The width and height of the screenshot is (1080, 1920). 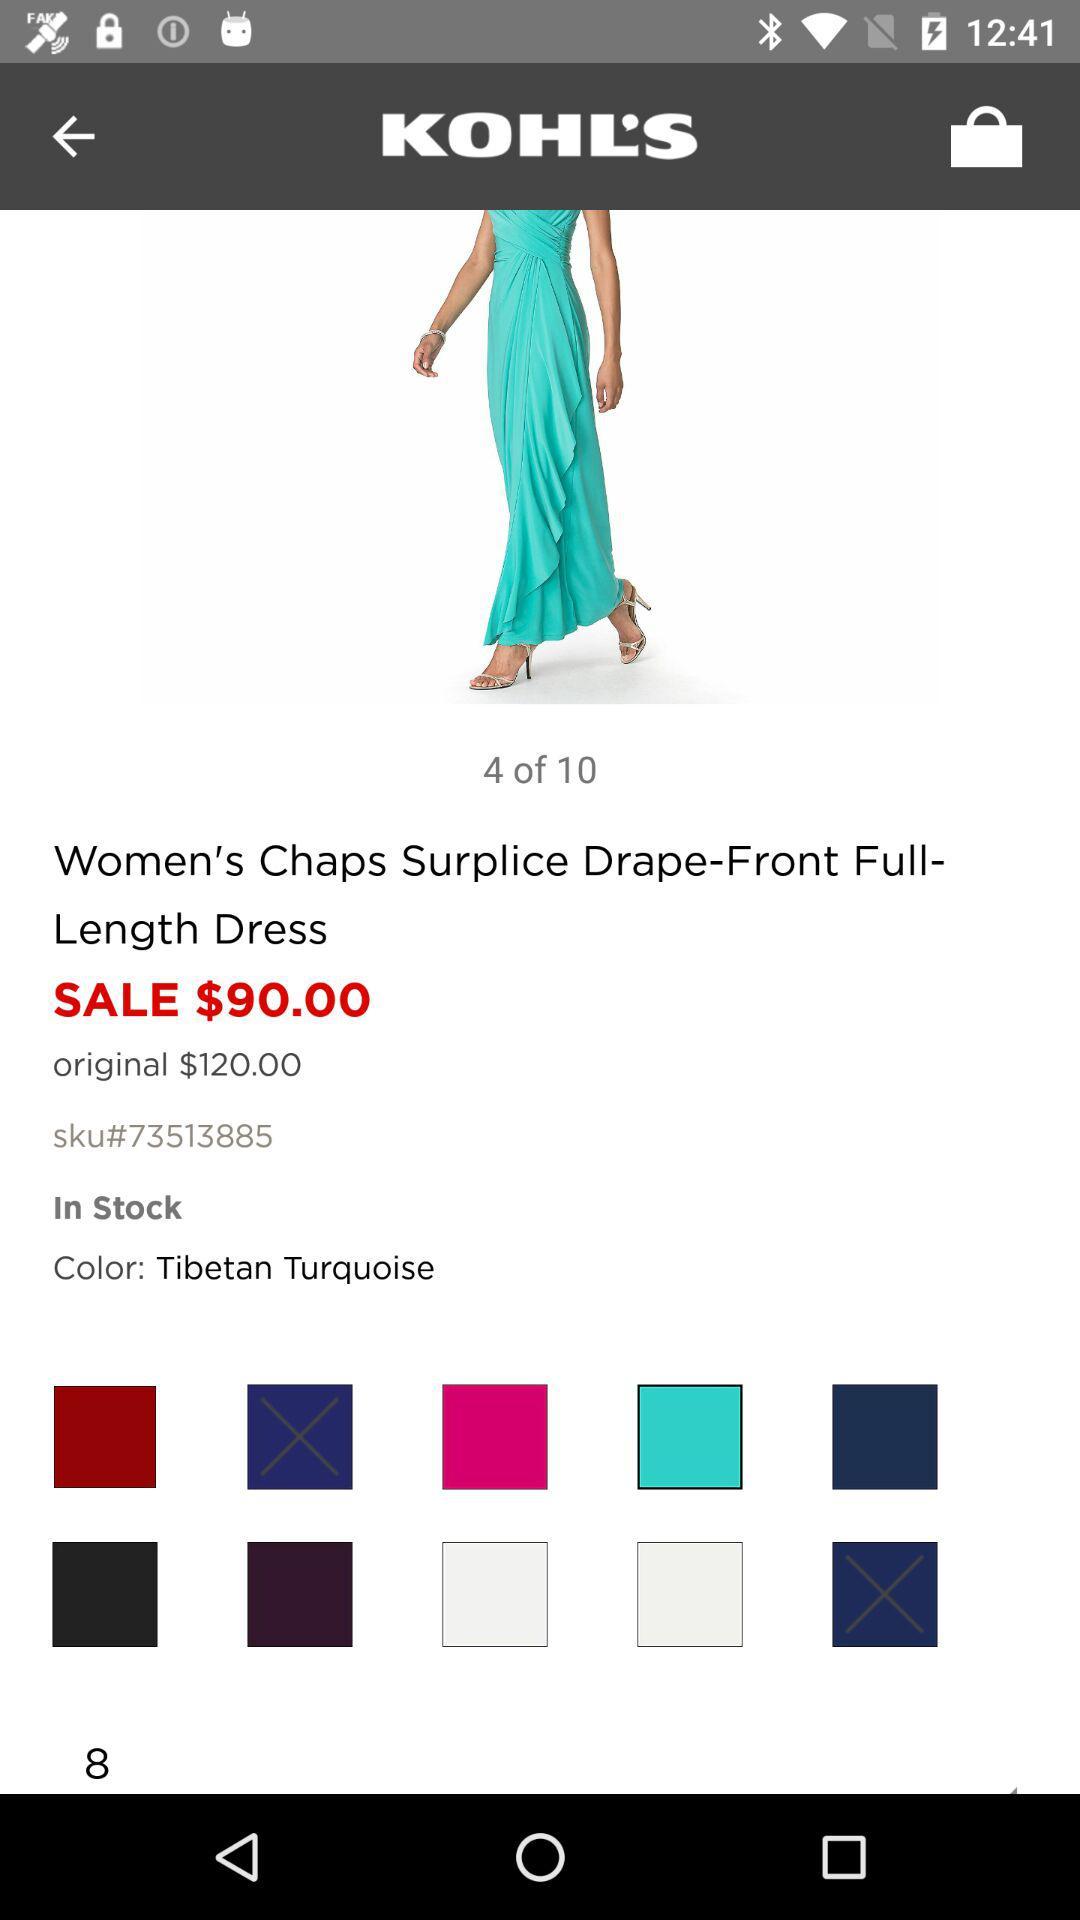 I want to click on light brown dress, so click(x=104, y=1593).